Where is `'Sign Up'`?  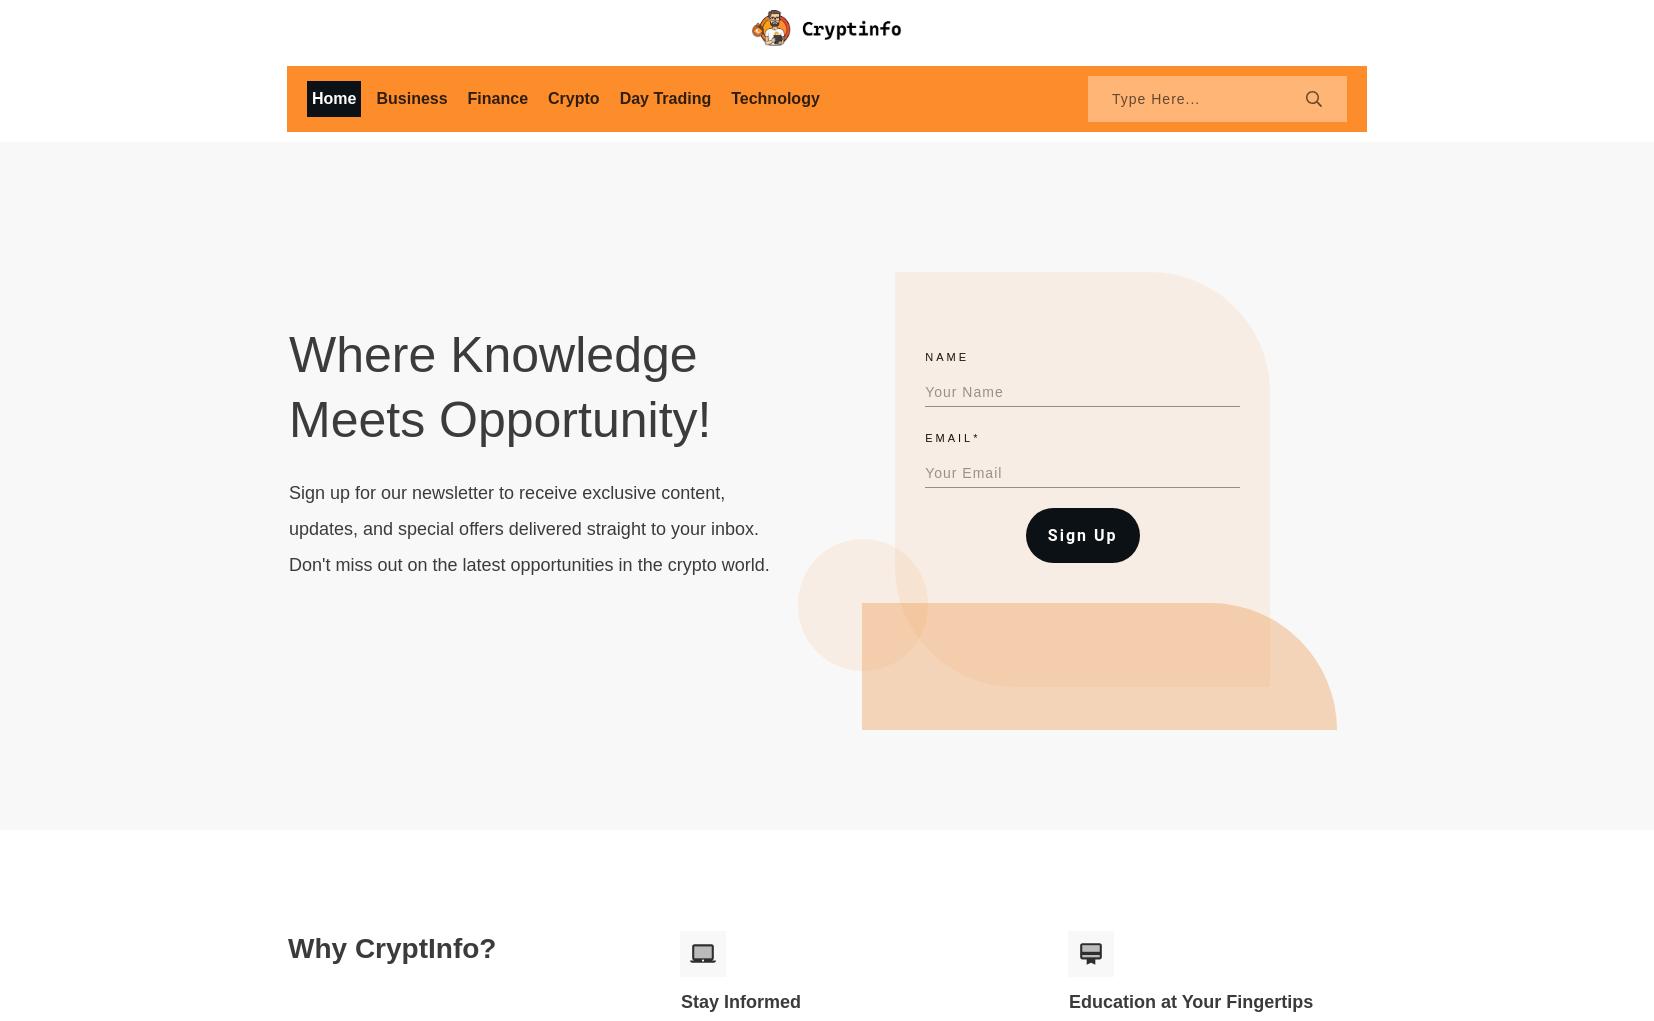 'Sign Up' is located at coordinates (1081, 534).